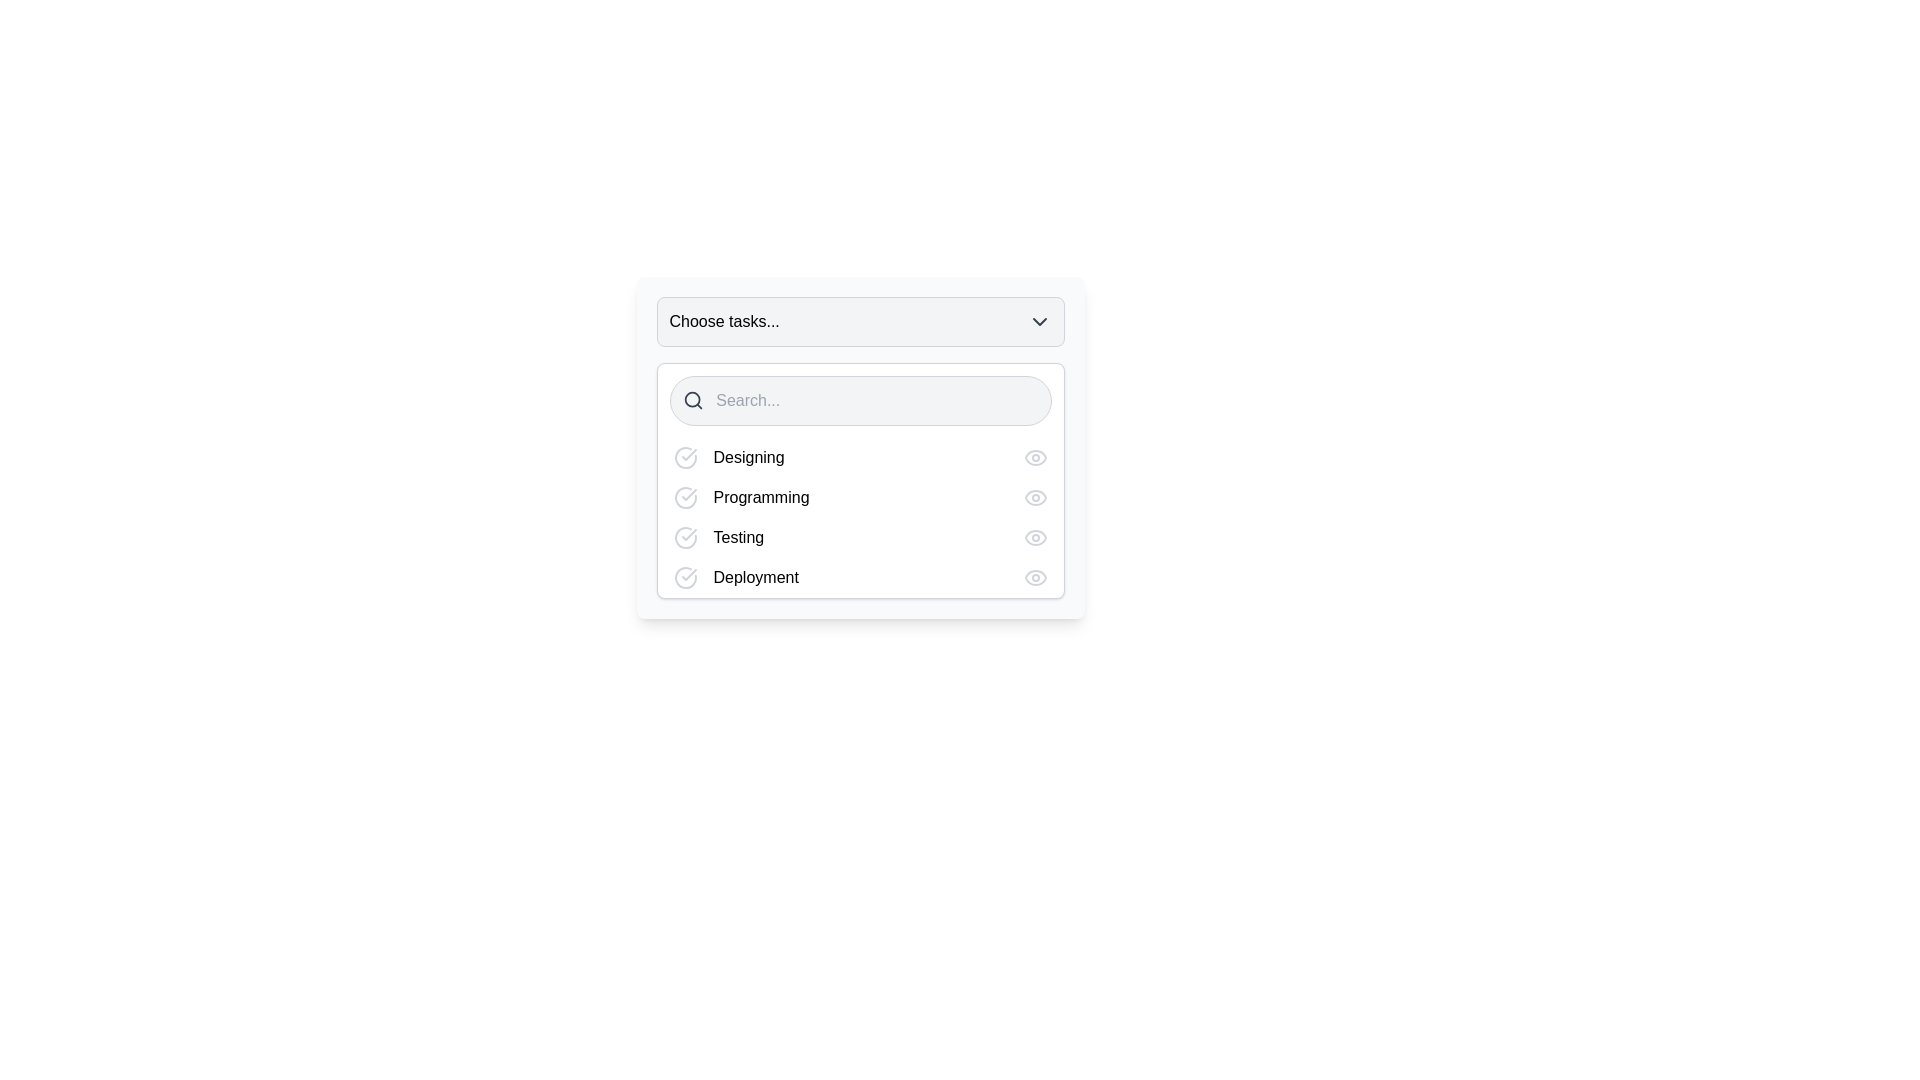 The width and height of the screenshot is (1920, 1080). What do you see at coordinates (723, 320) in the screenshot?
I see `text label indicating that this dropdown menu is for selecting tasks, located in the upper-left side of the dropdown component before the chevron-down icon` at bounding box center [723, 320].